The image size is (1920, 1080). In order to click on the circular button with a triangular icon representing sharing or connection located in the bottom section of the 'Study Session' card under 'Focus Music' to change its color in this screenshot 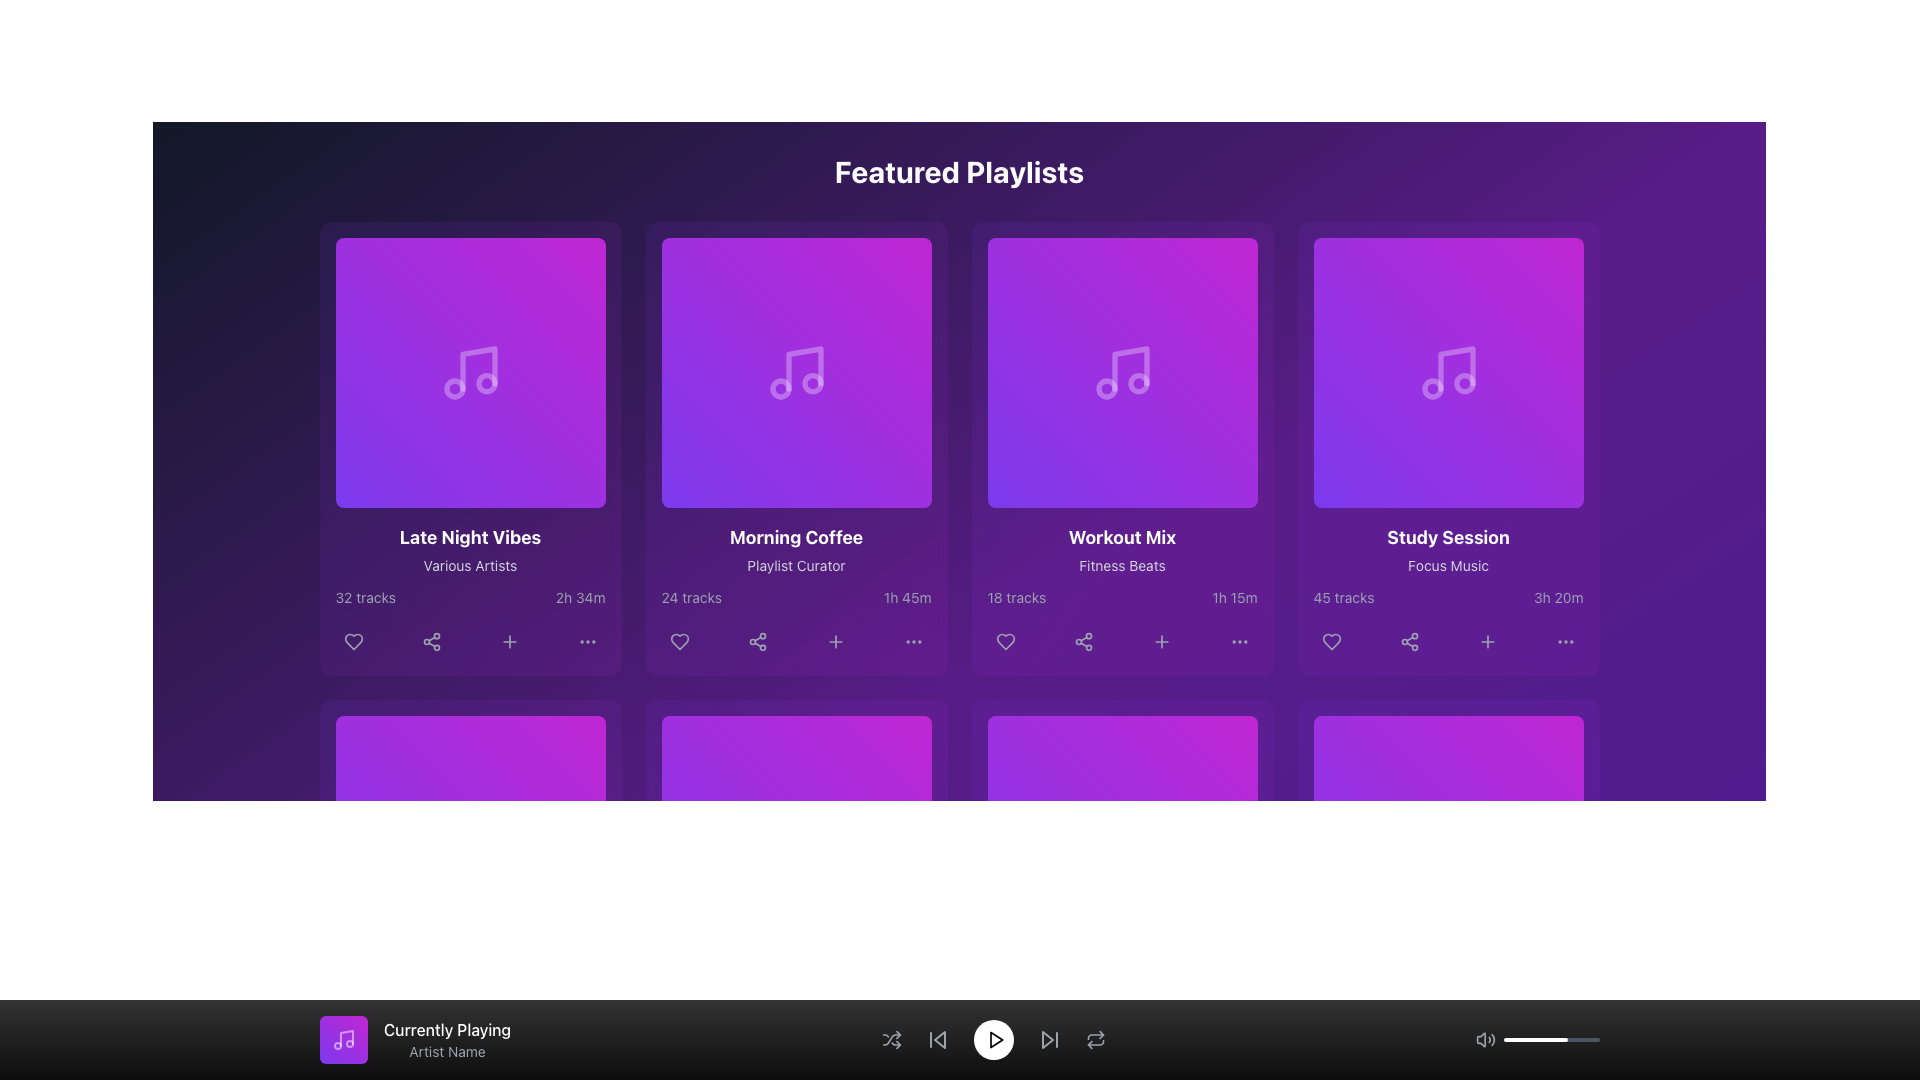, I will do `click(1408, 641)`.